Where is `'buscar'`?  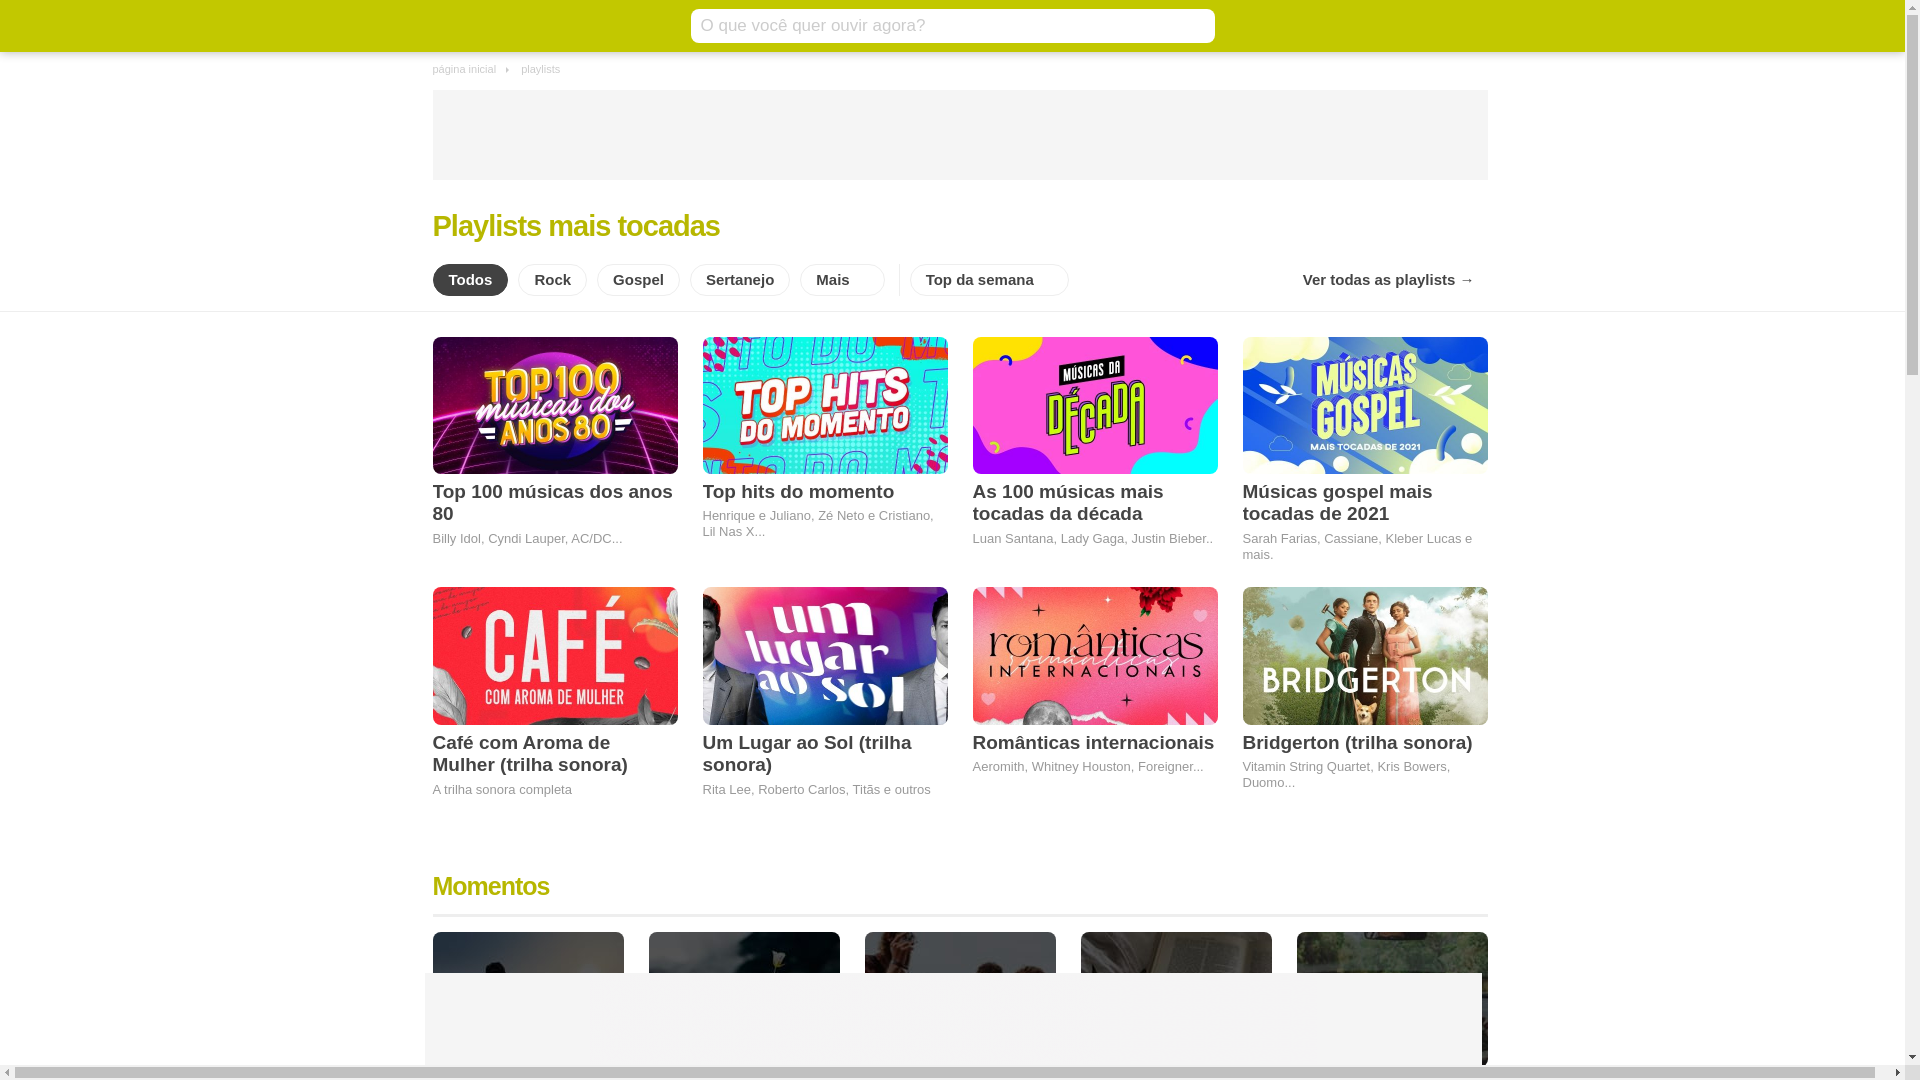 'buscar' is located at coordinates (1194, 26).